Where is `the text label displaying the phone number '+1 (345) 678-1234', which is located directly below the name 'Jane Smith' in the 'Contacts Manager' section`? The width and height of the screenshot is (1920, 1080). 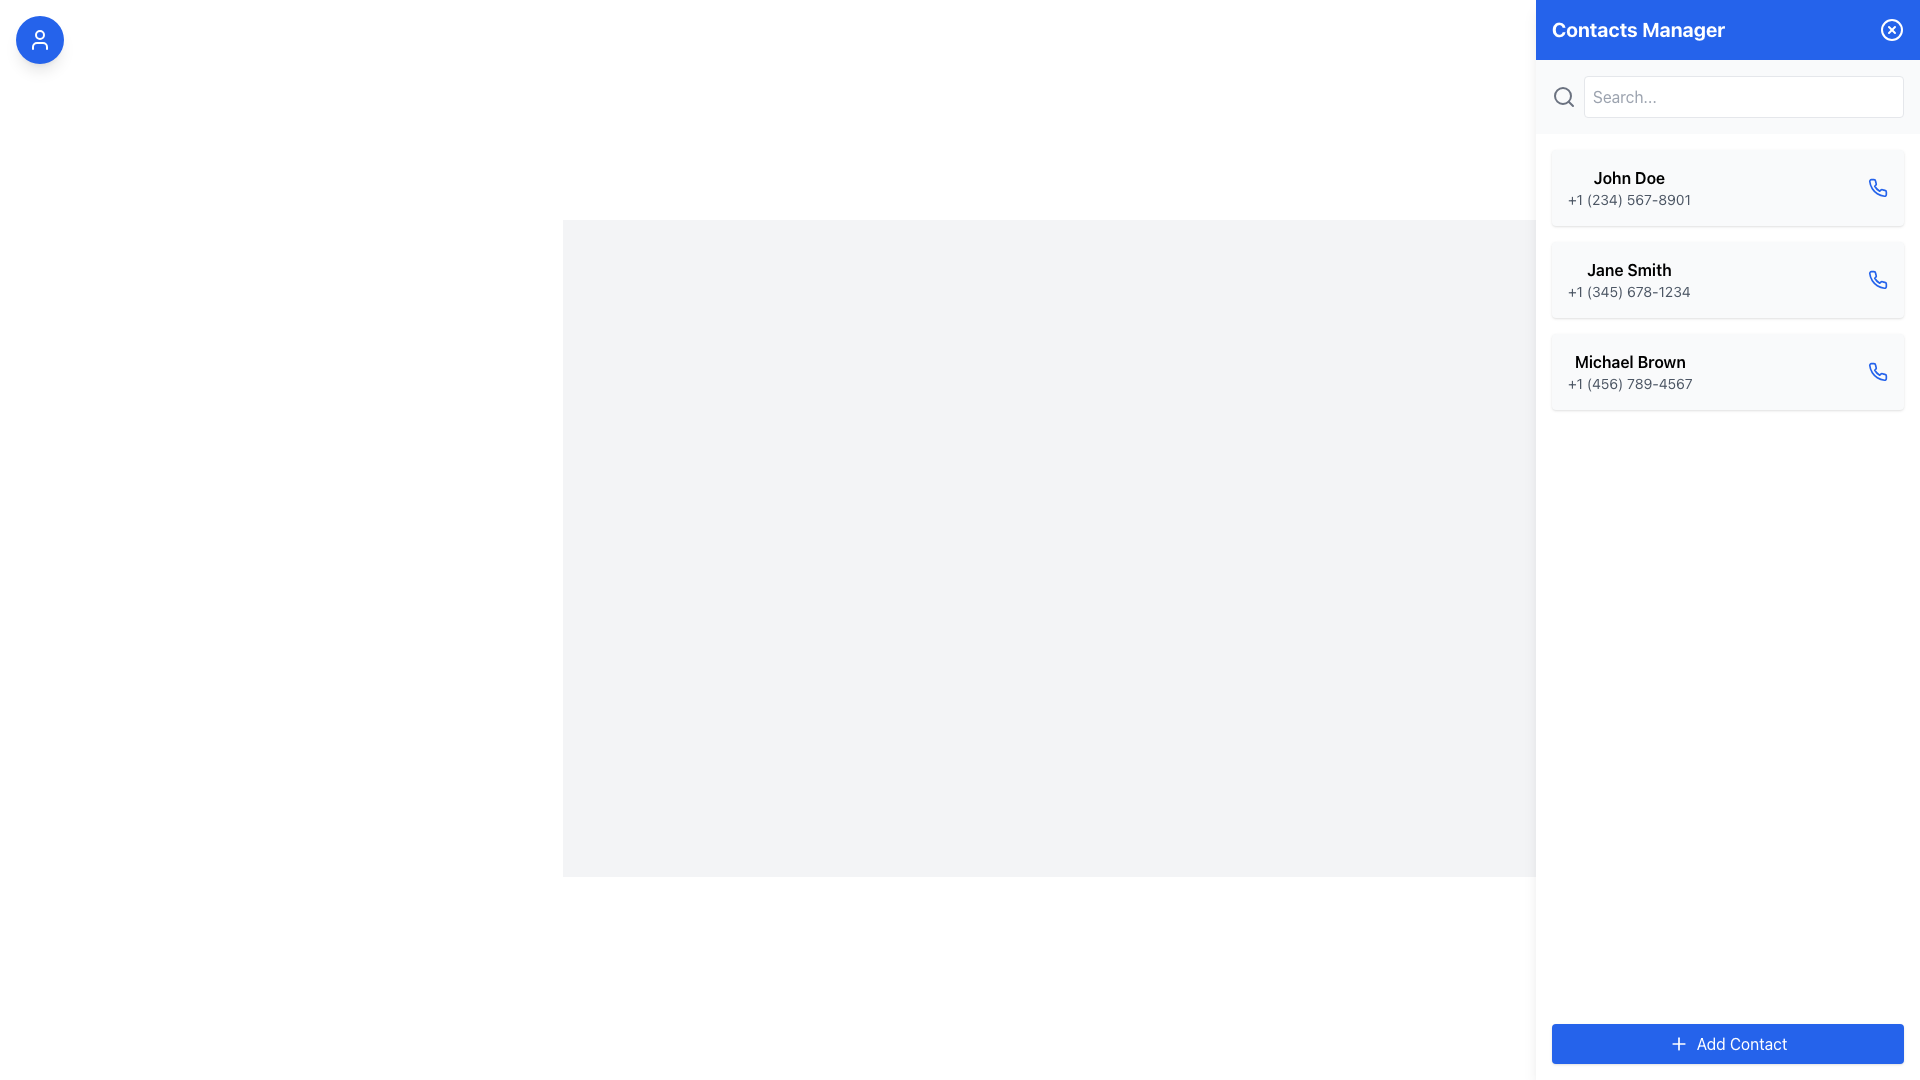
the text label displaying the phone number '+1 (345) 678-1234', which is located directly below the name 'Jane Smith' in the 'Contacts Manager' section is located at coordinates (1629, 292).